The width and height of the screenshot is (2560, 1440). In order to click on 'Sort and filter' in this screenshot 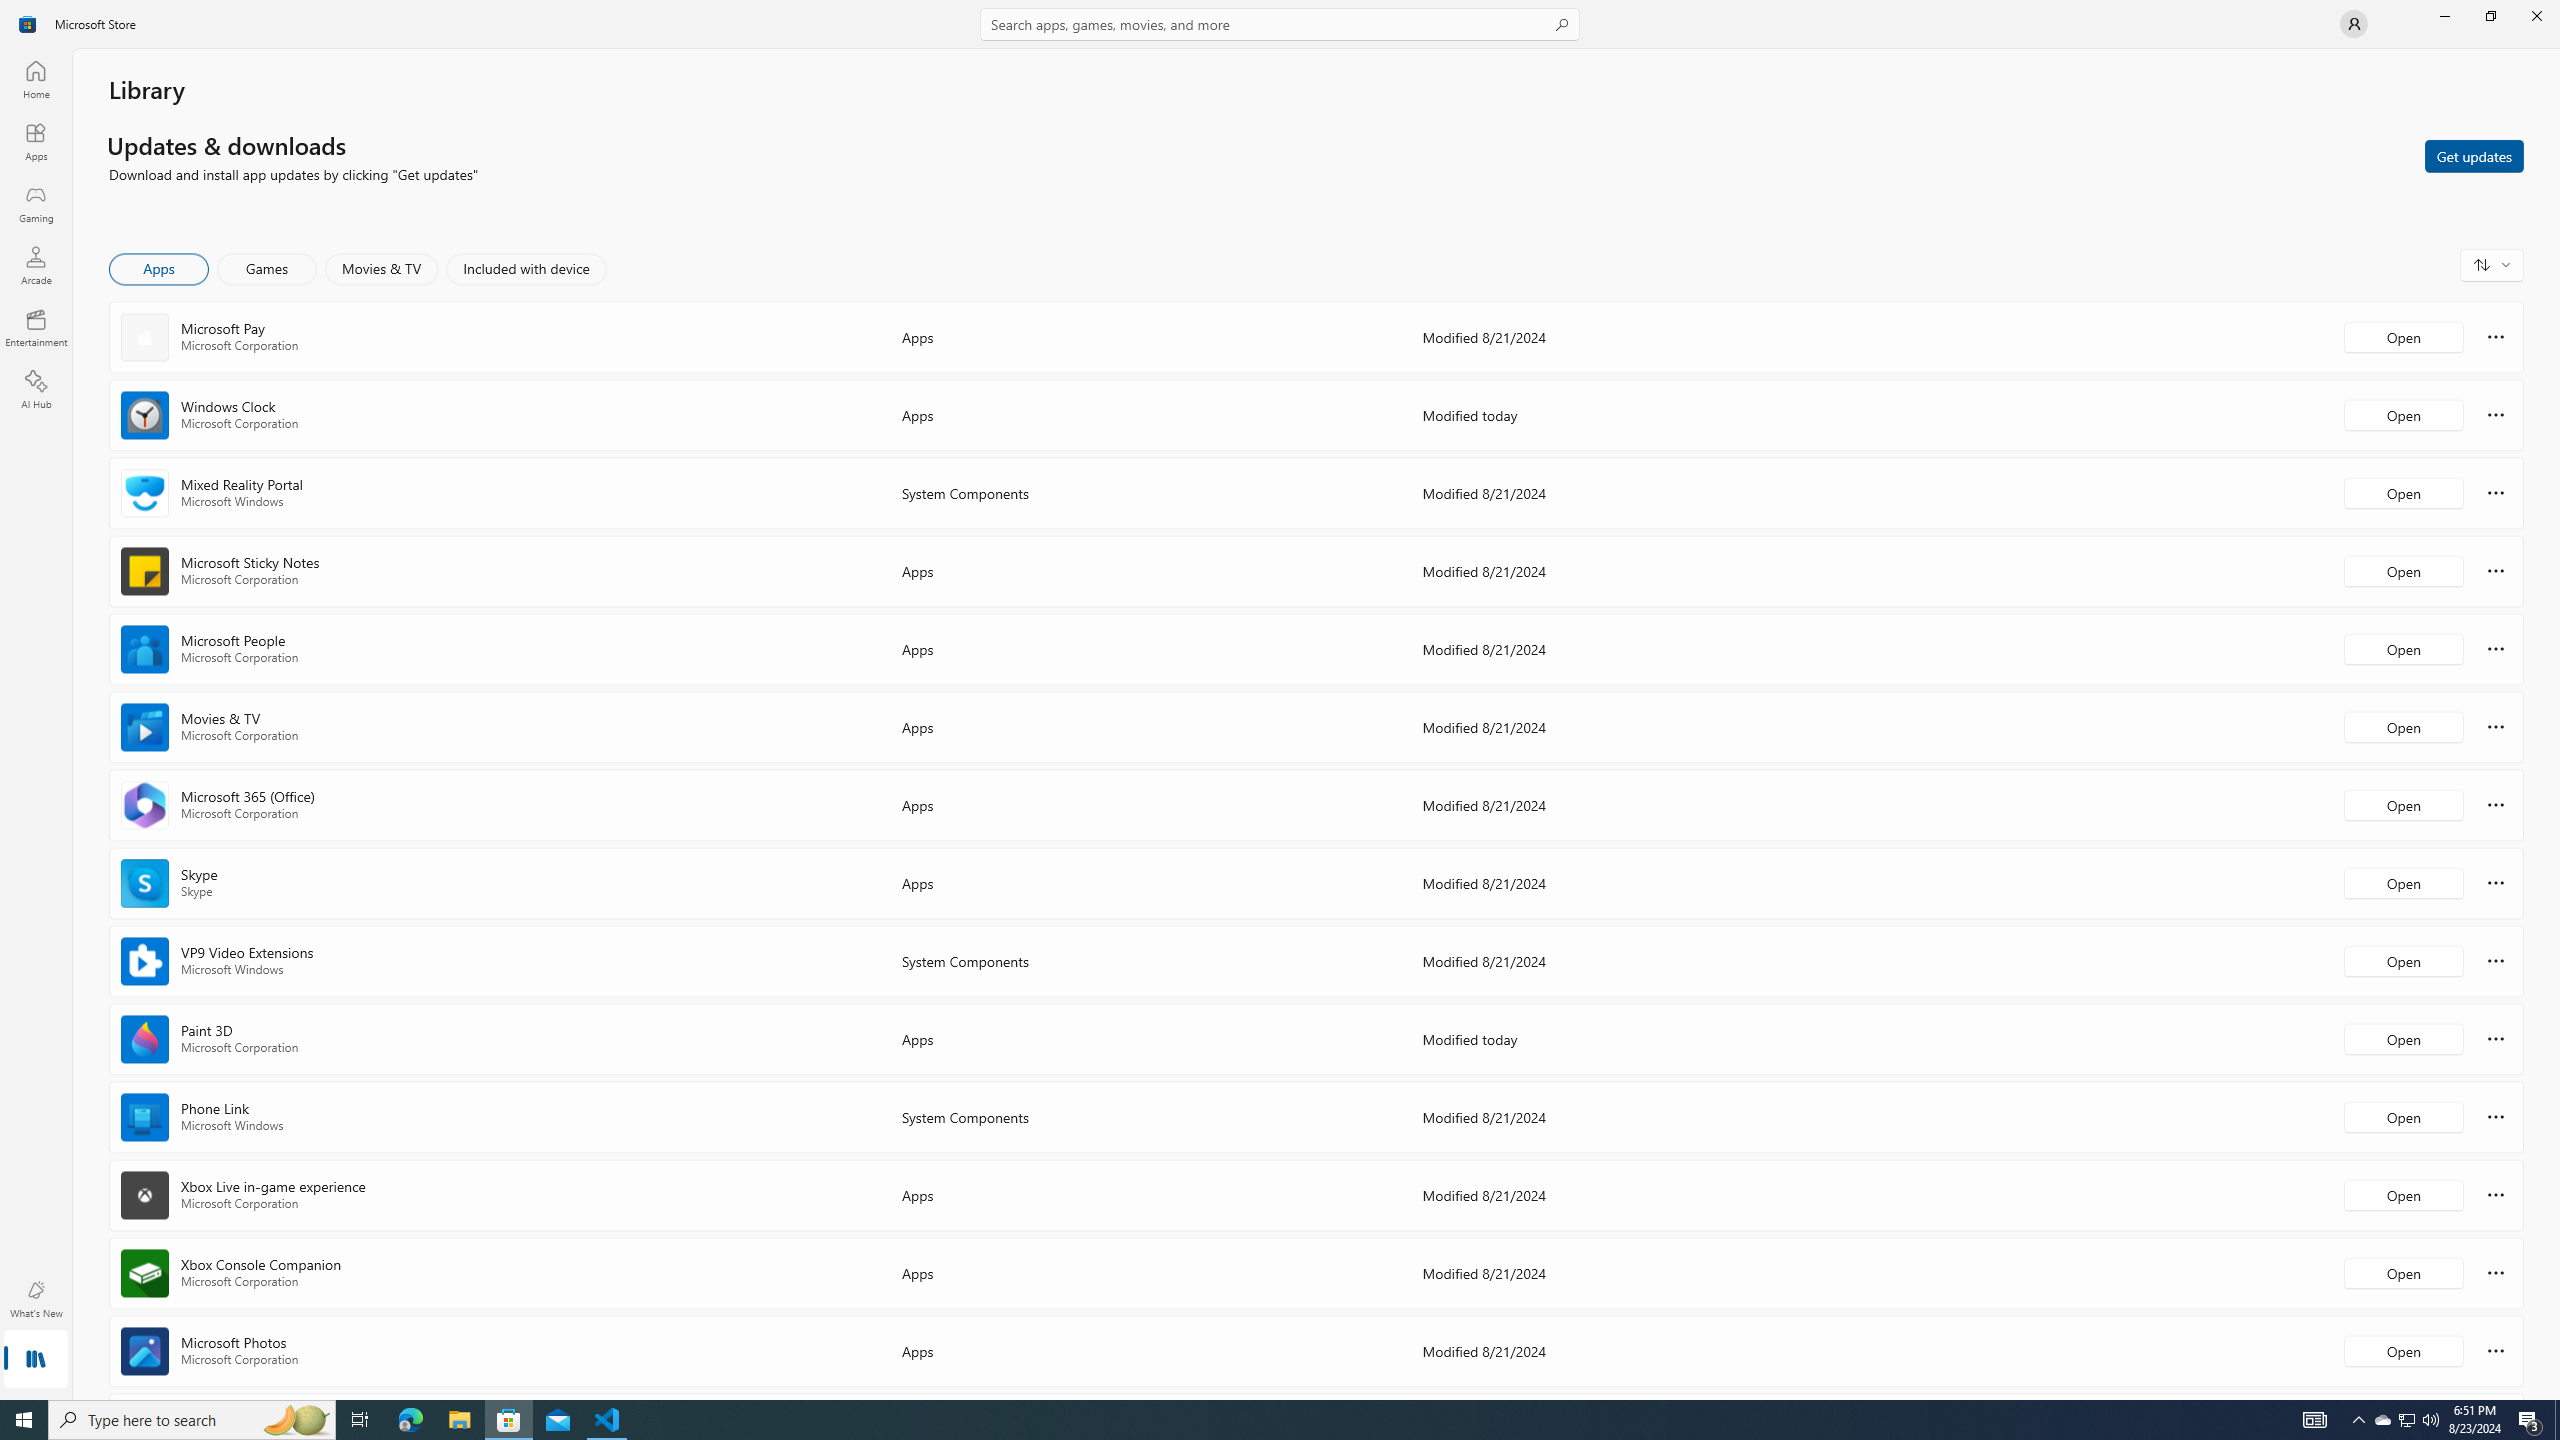, I will do `click(2491, 264)`.